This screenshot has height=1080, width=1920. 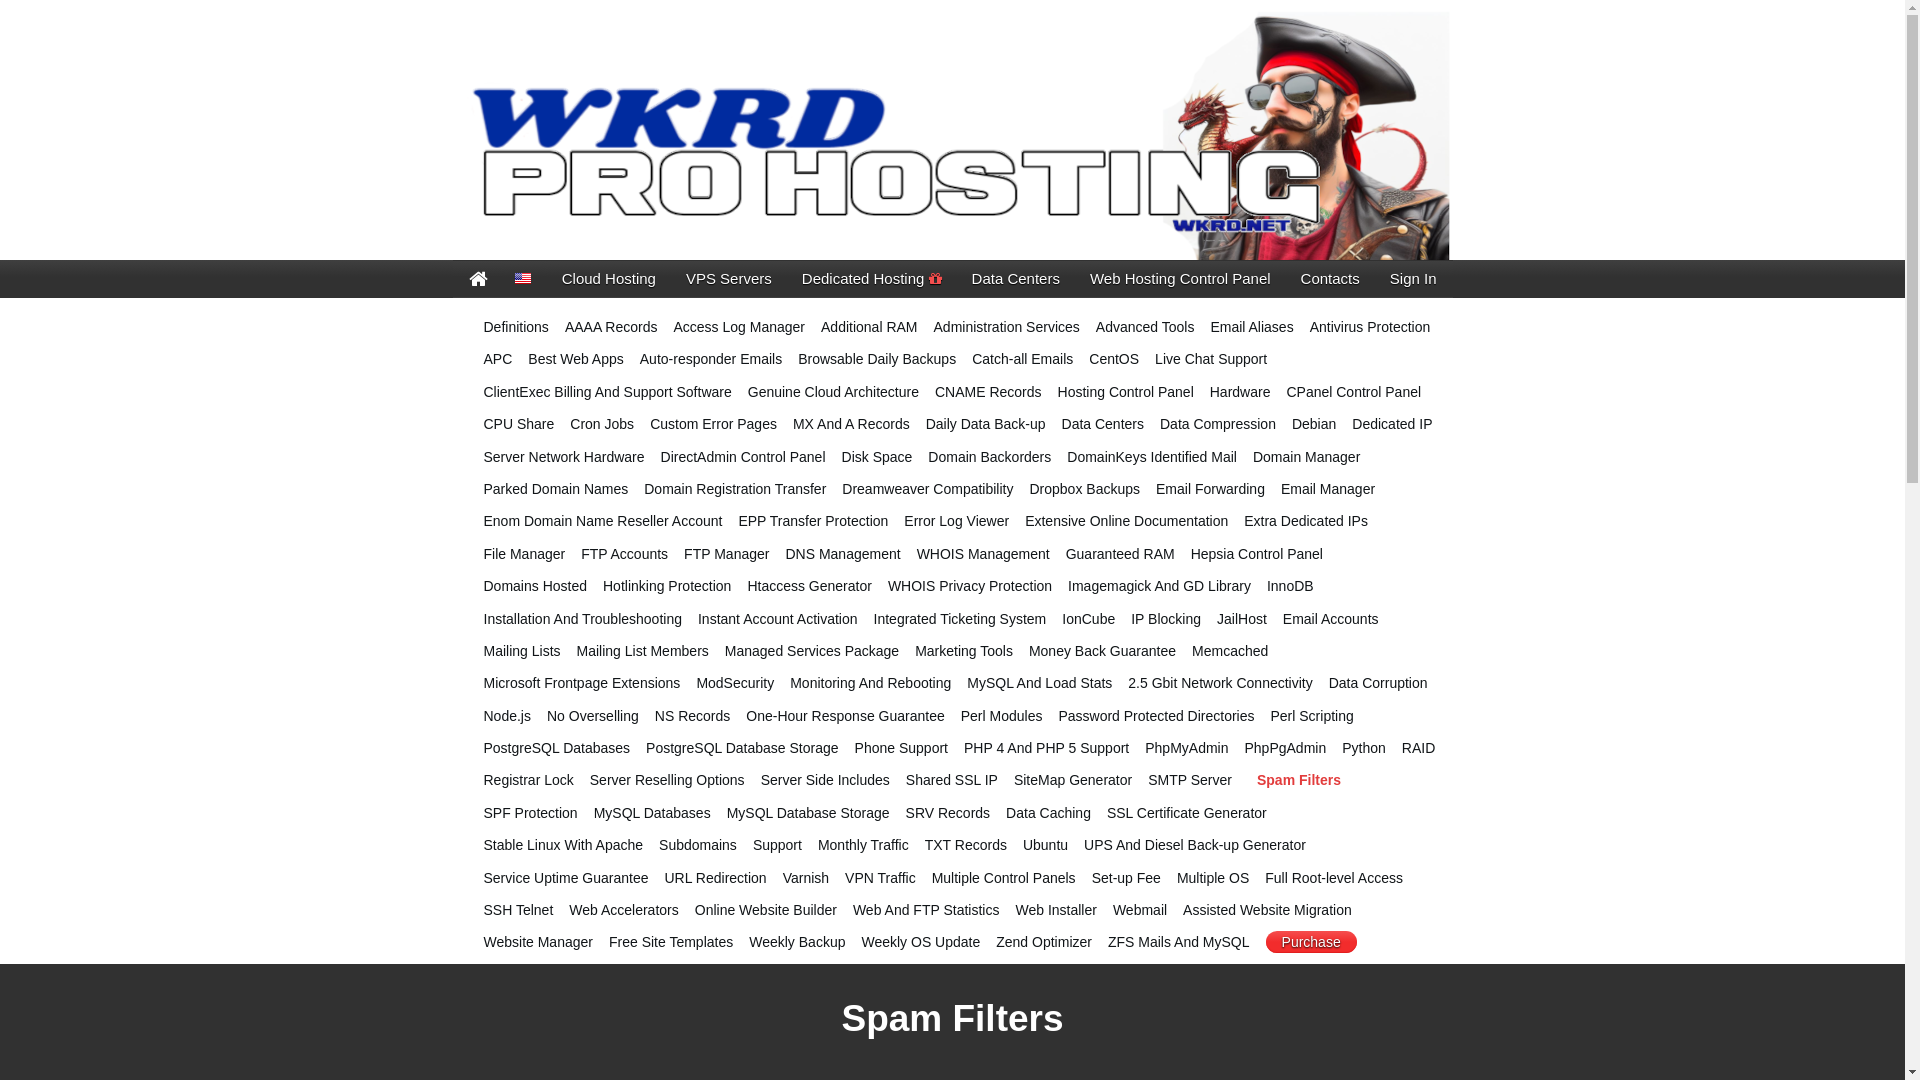 What do you see at coordinates (1417, 748) in the screenshot?
I see `'RAID'` at bounding box center [1417, 748].